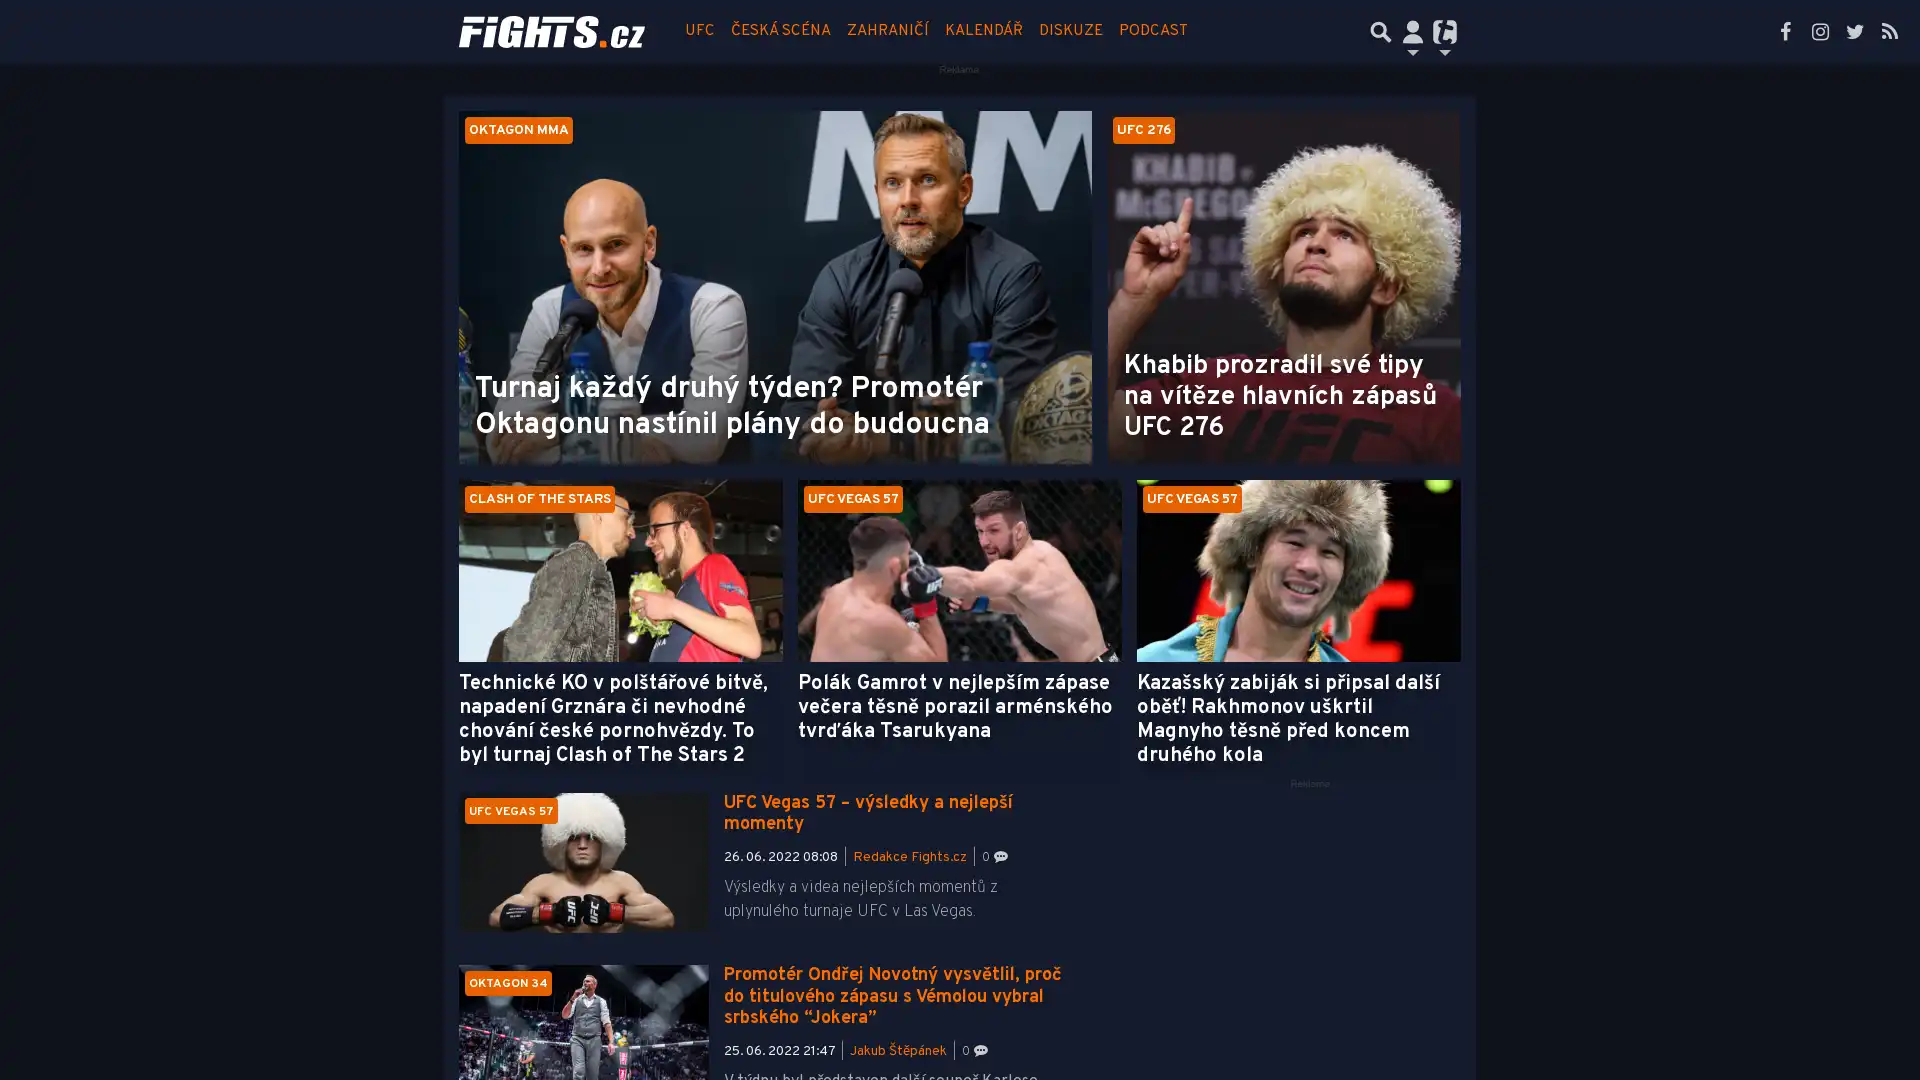 The height and width of the screenshot is (1080, 1920). I want to click on Prepnout hledani, so click(1380, 31).